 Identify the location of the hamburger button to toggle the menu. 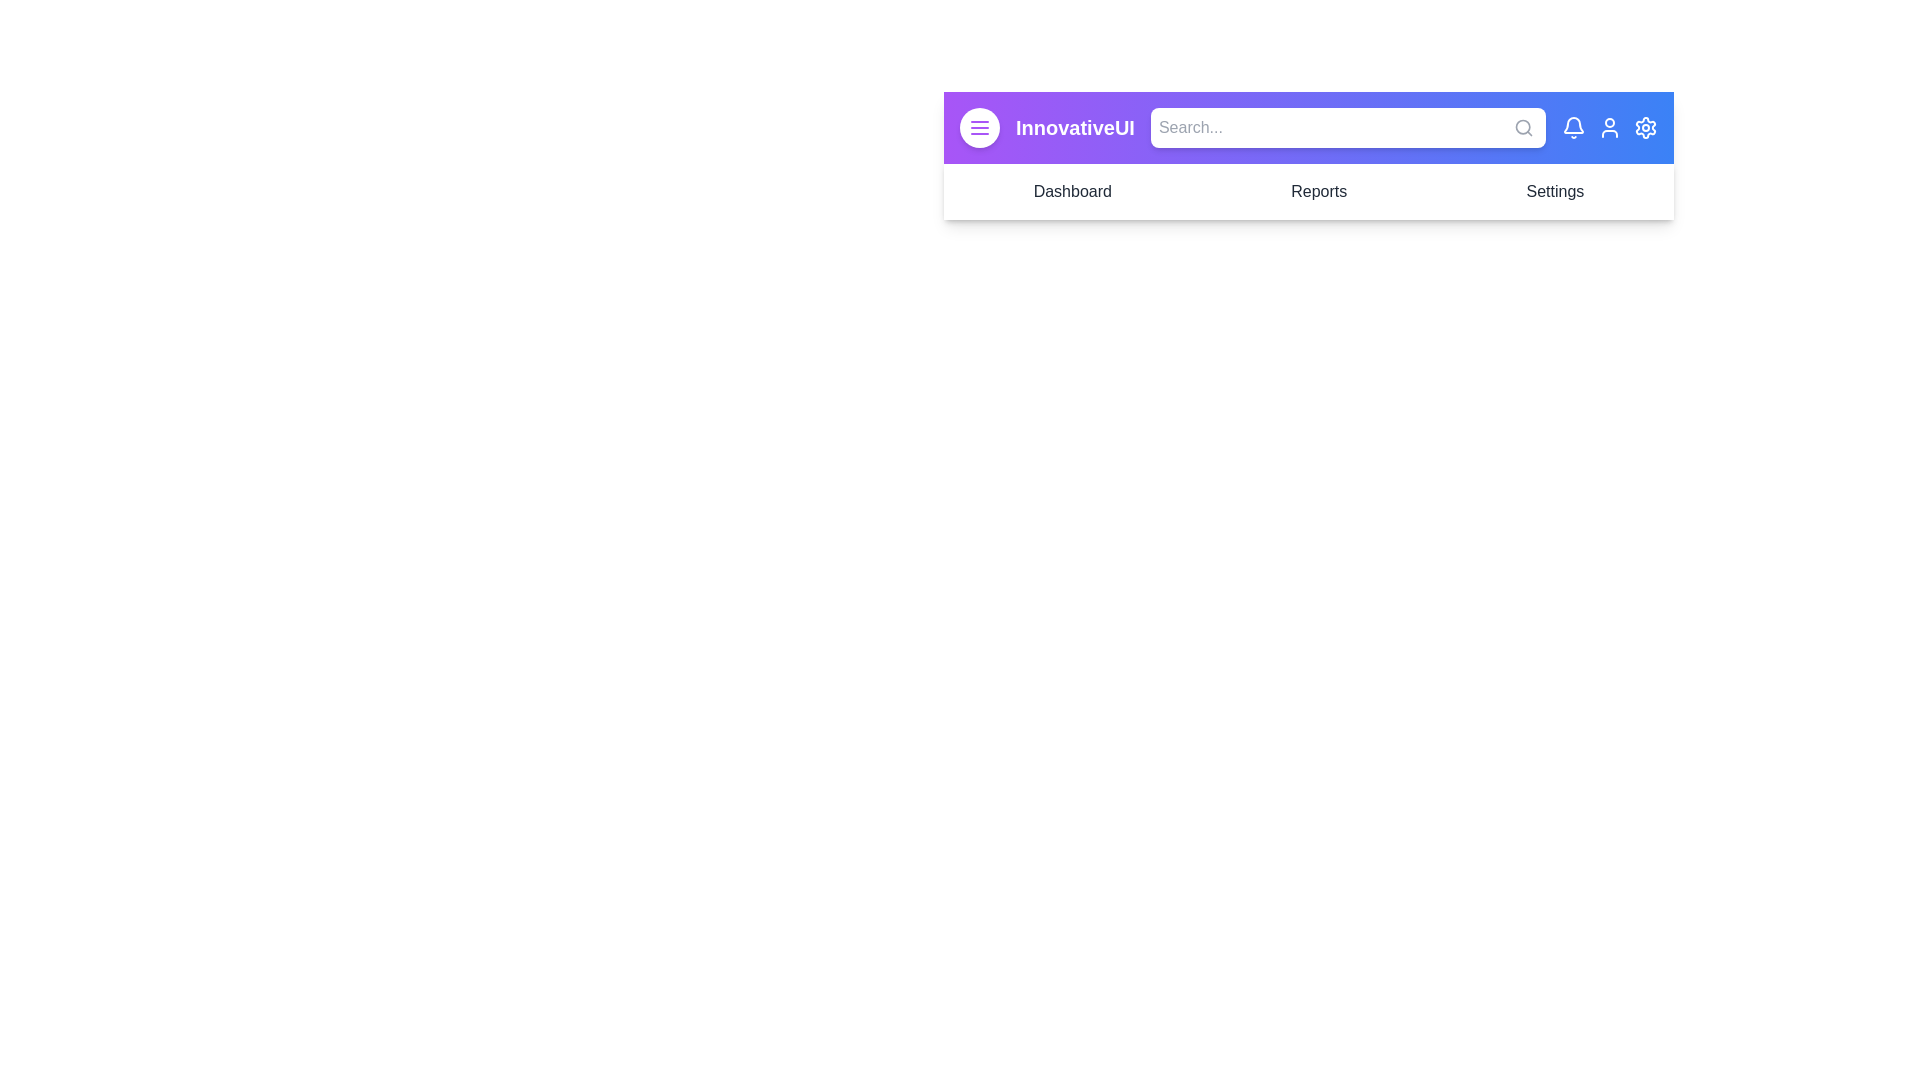
(979, 127).